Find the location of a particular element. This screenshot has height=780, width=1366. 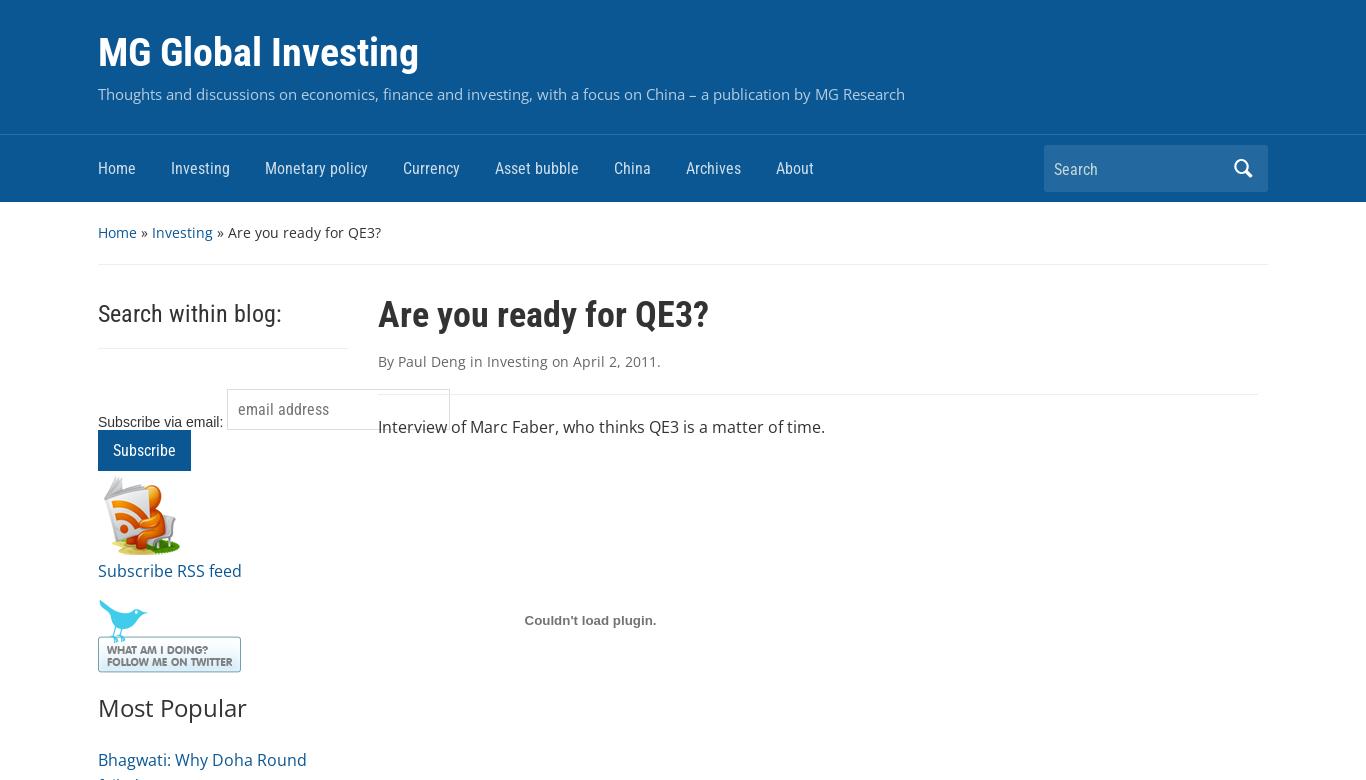

'.' is located at coordinates (657, 360).